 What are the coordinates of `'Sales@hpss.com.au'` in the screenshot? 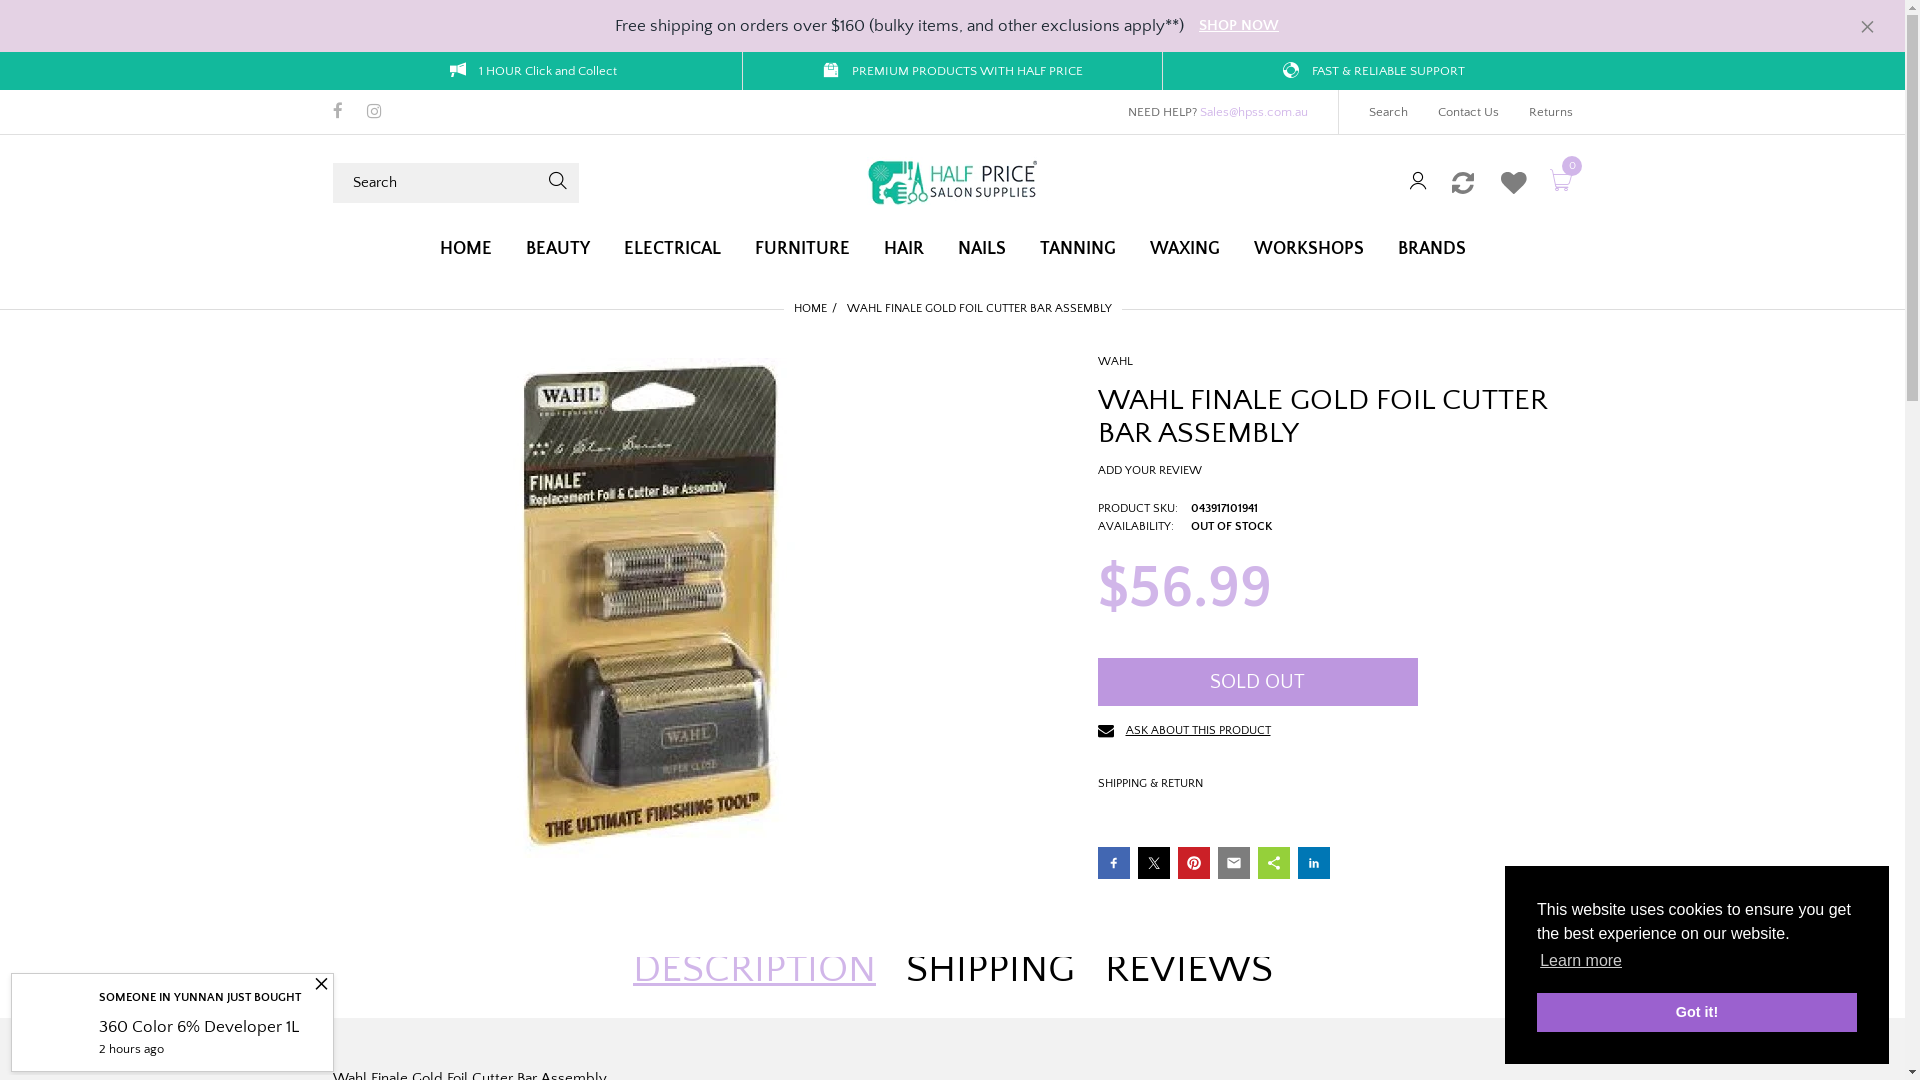 It's located at (1252, 111).